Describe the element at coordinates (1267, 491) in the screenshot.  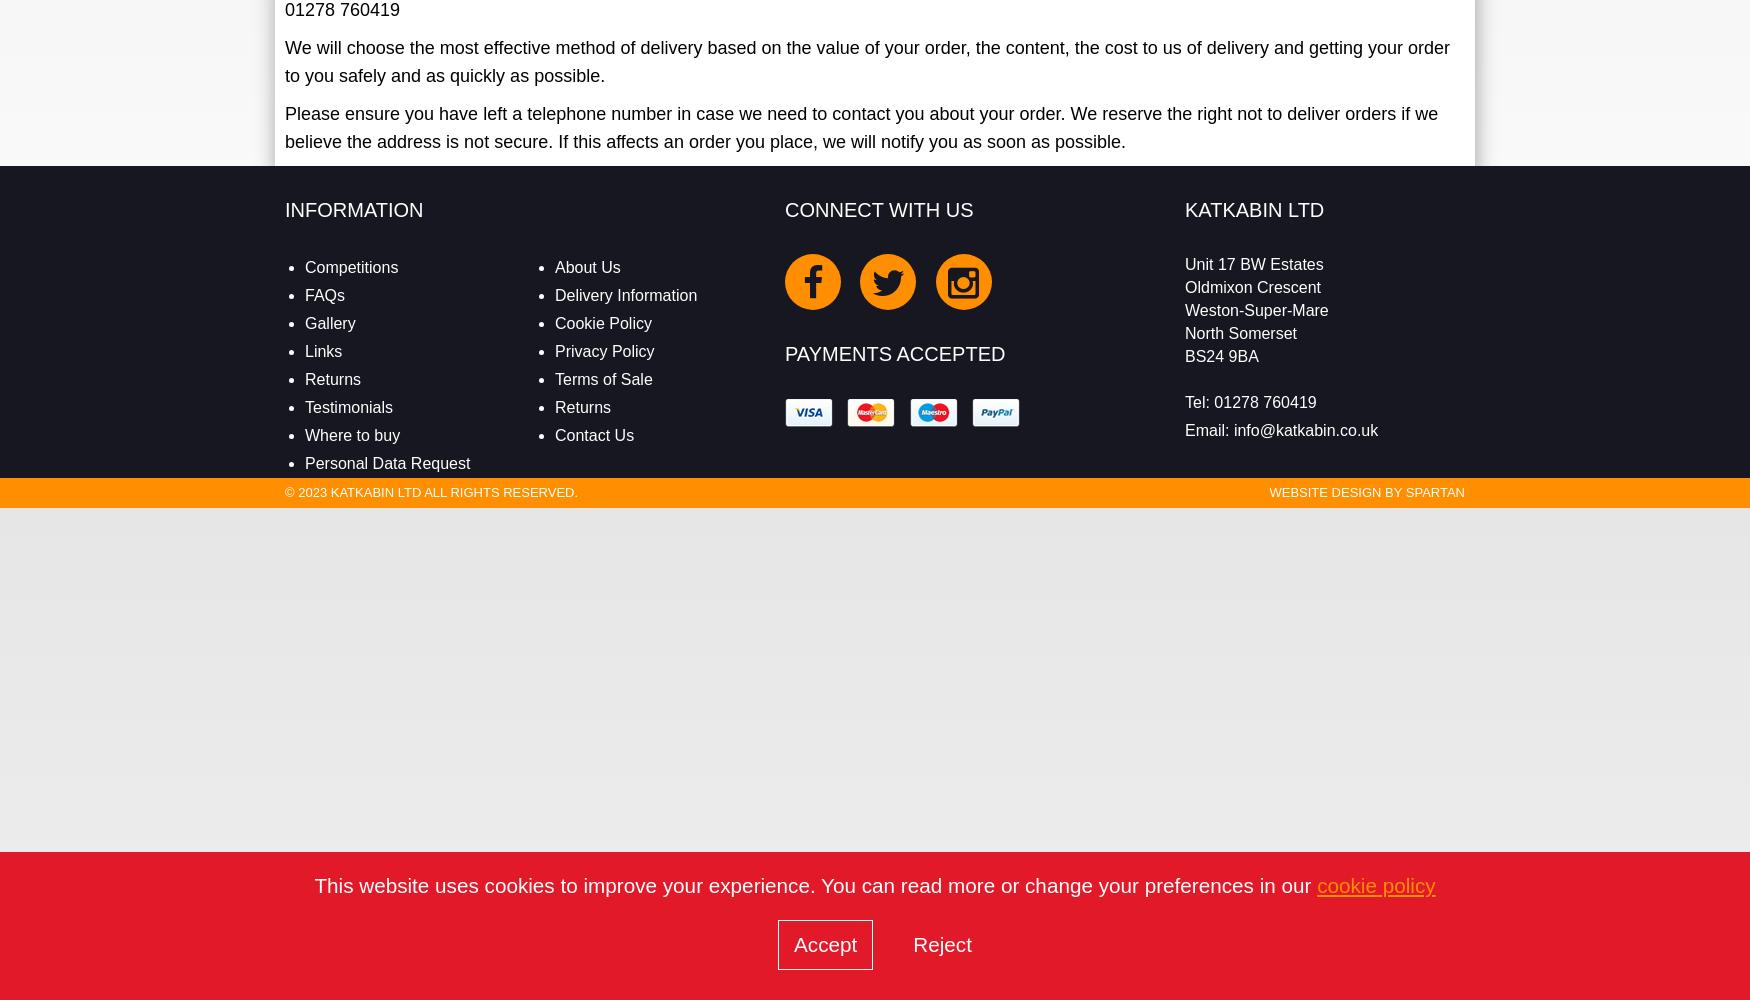
I see `'Website Design by'` at that location.